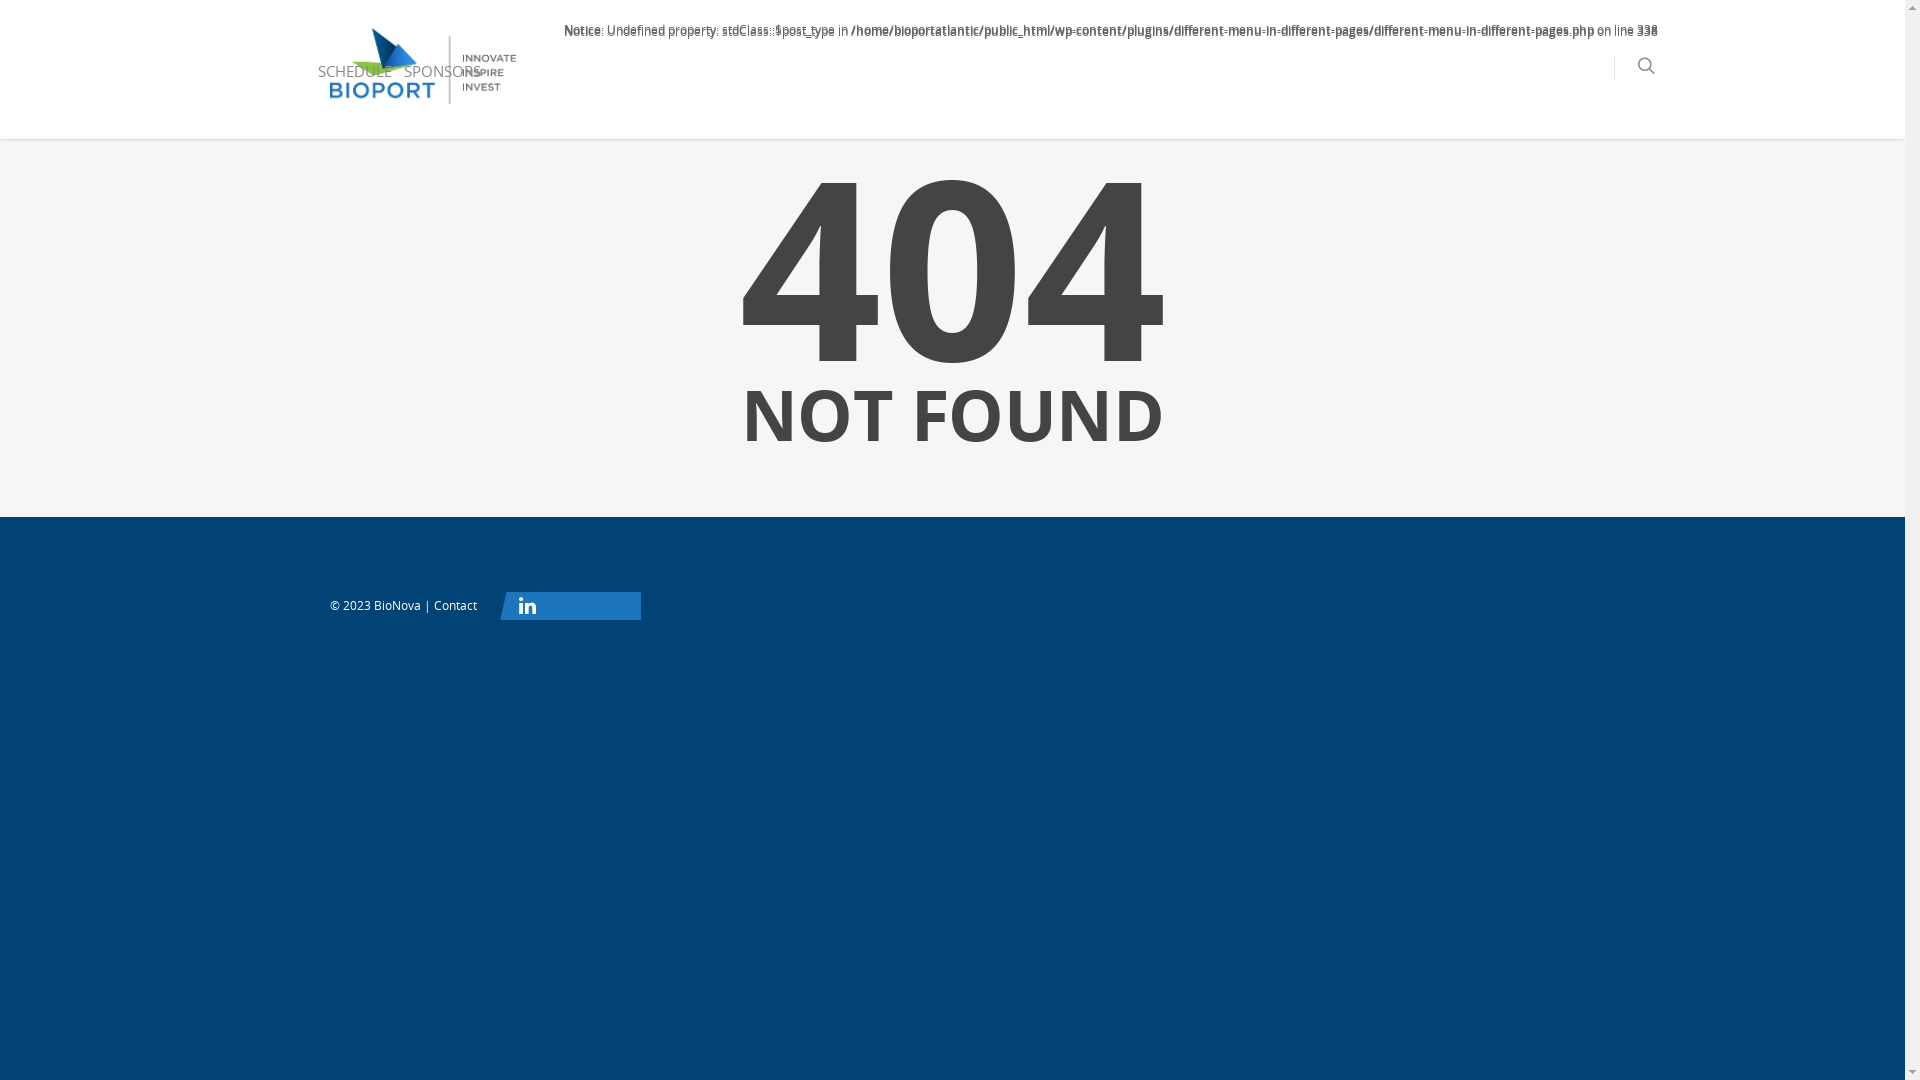  I want to click on 'SCHEDULE', so click(355, 84).